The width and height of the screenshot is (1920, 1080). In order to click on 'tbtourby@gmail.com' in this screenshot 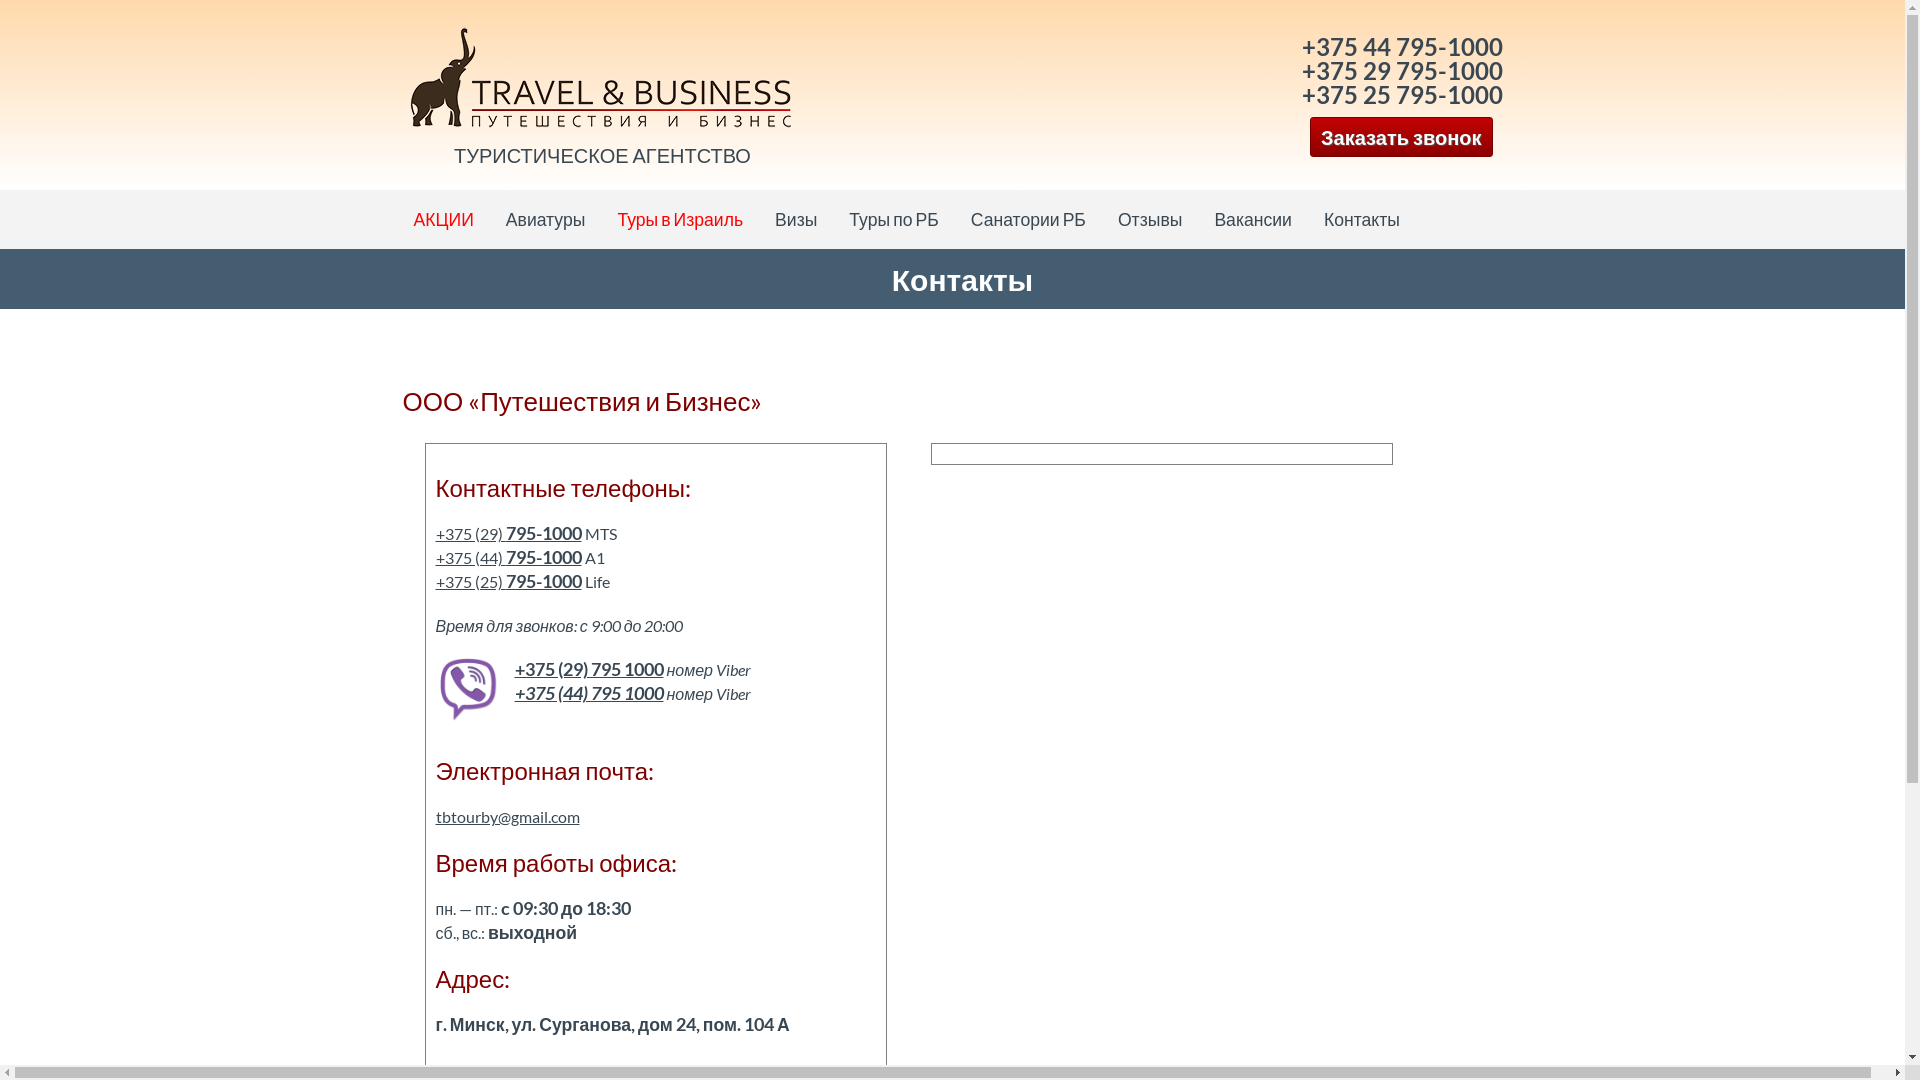, I will do `click(508, 816)`.